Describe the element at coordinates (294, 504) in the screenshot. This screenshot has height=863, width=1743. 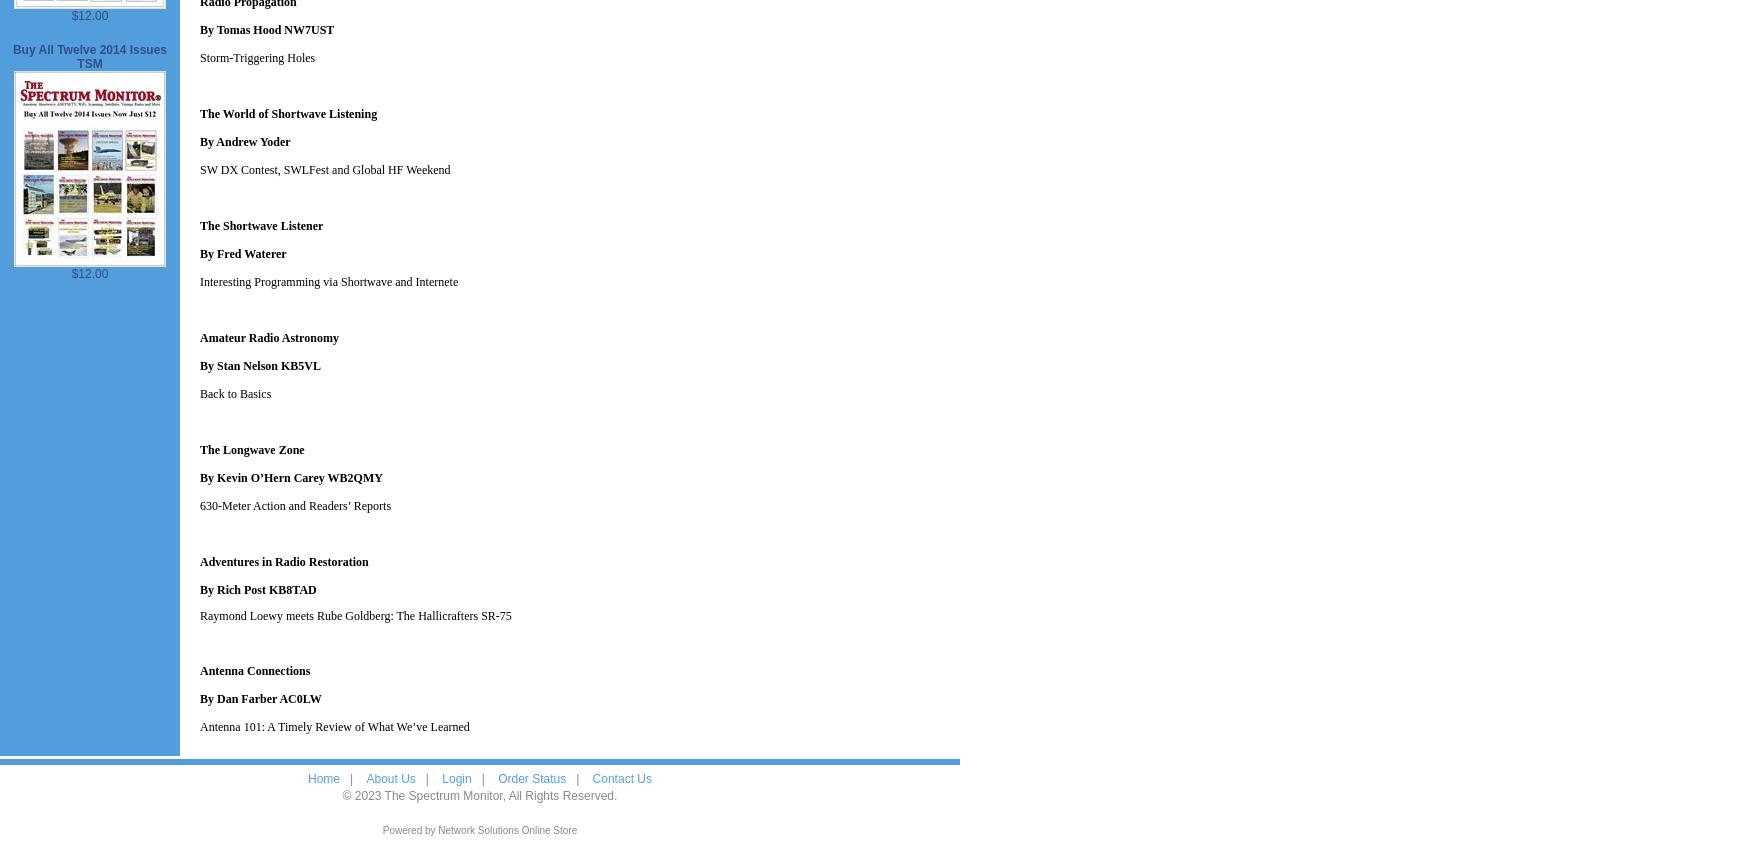
I see `'630-Meter
Action and Readers’ Reports'` at that location.